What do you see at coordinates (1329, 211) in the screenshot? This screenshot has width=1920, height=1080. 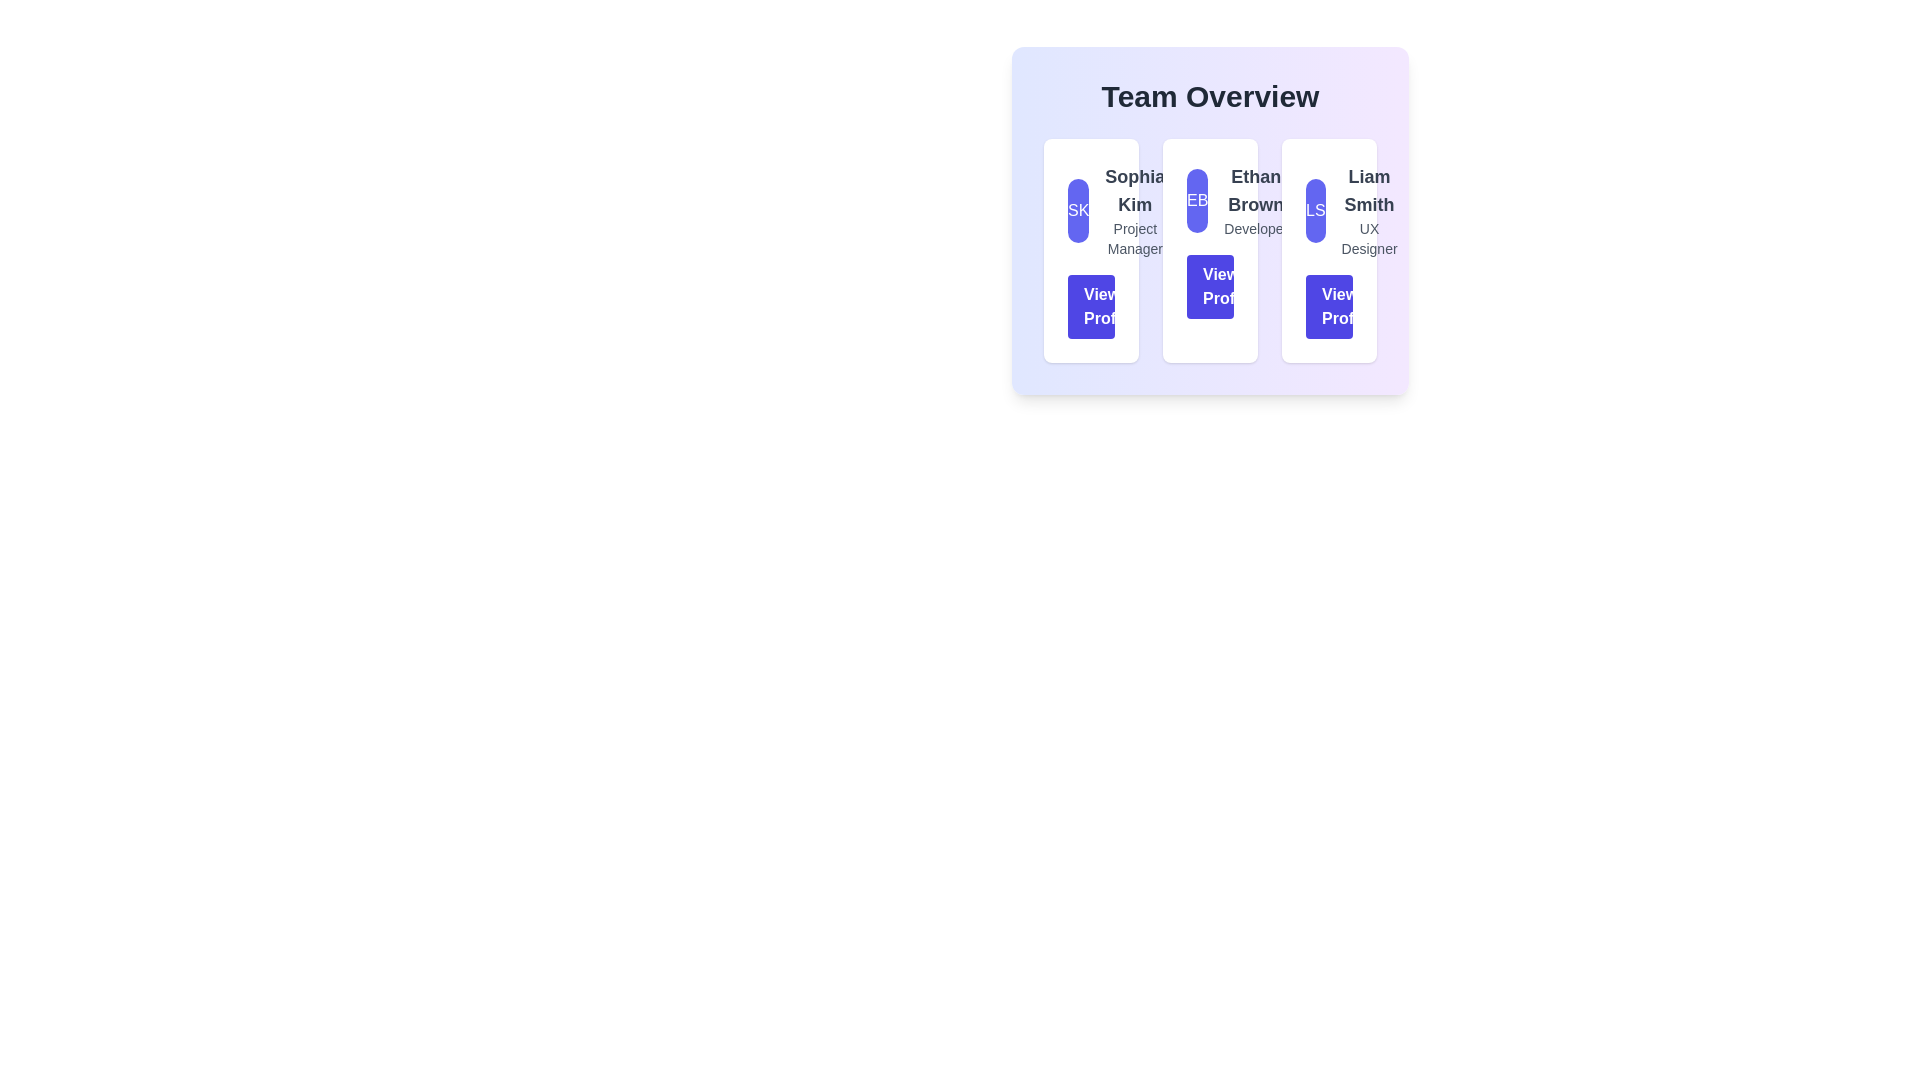 I see `the Circular Badge representing the individual identified by the initials 'LS' located at the top-left quadrant of the profile card layout` at bounding box center [1329, 211].